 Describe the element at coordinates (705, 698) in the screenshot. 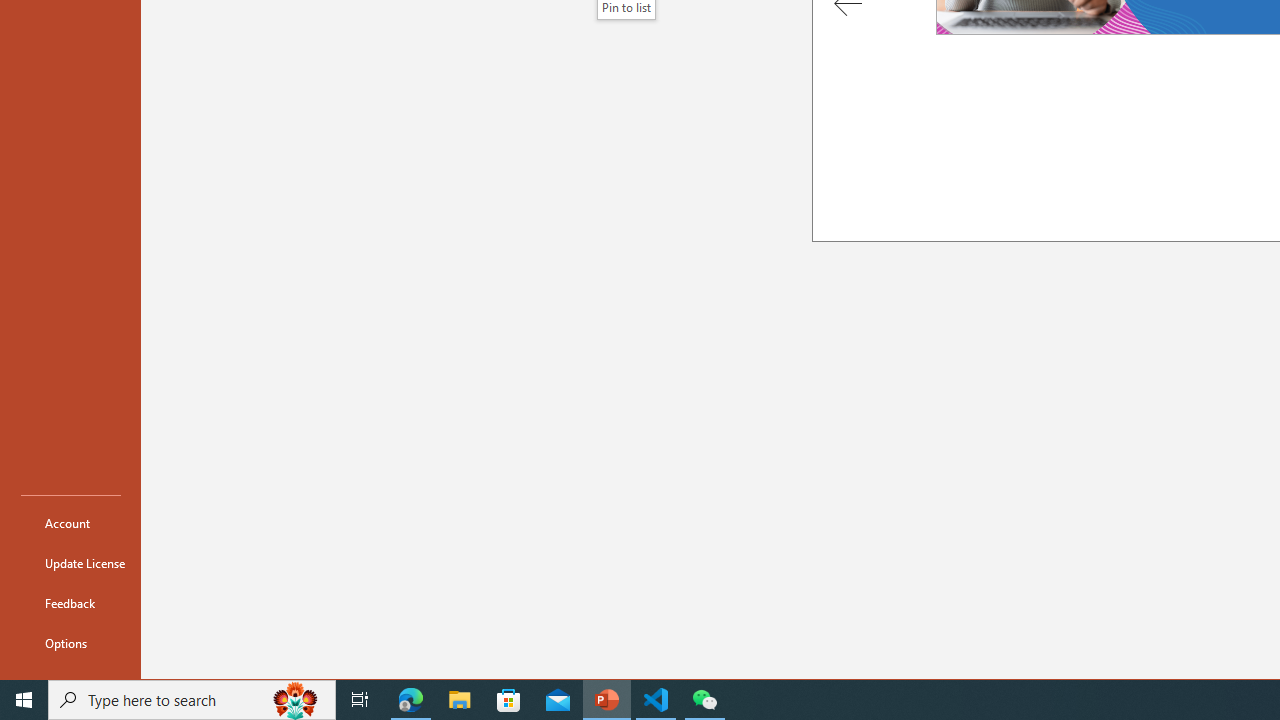

I see `'WeChat - 1 running window'` at that location.